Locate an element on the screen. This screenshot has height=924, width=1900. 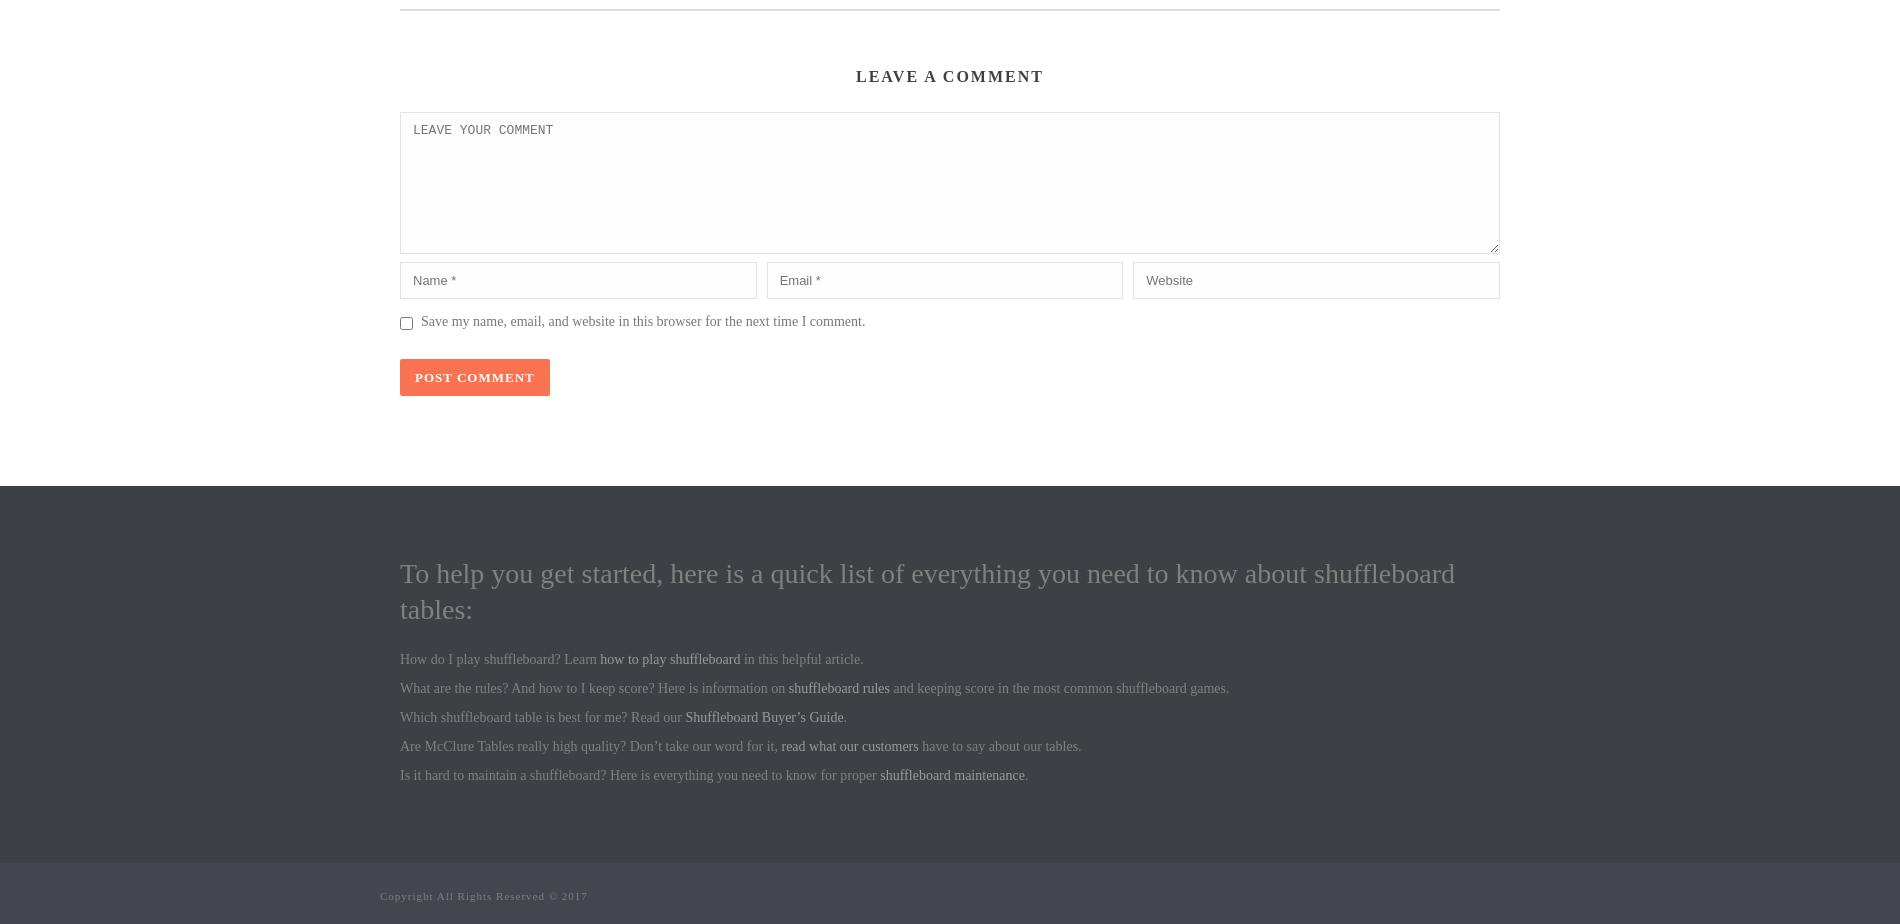
'To help you get started, here is a quick list of everything you need to know about shuffleboard tables:' is located at coordinates (926, 590).